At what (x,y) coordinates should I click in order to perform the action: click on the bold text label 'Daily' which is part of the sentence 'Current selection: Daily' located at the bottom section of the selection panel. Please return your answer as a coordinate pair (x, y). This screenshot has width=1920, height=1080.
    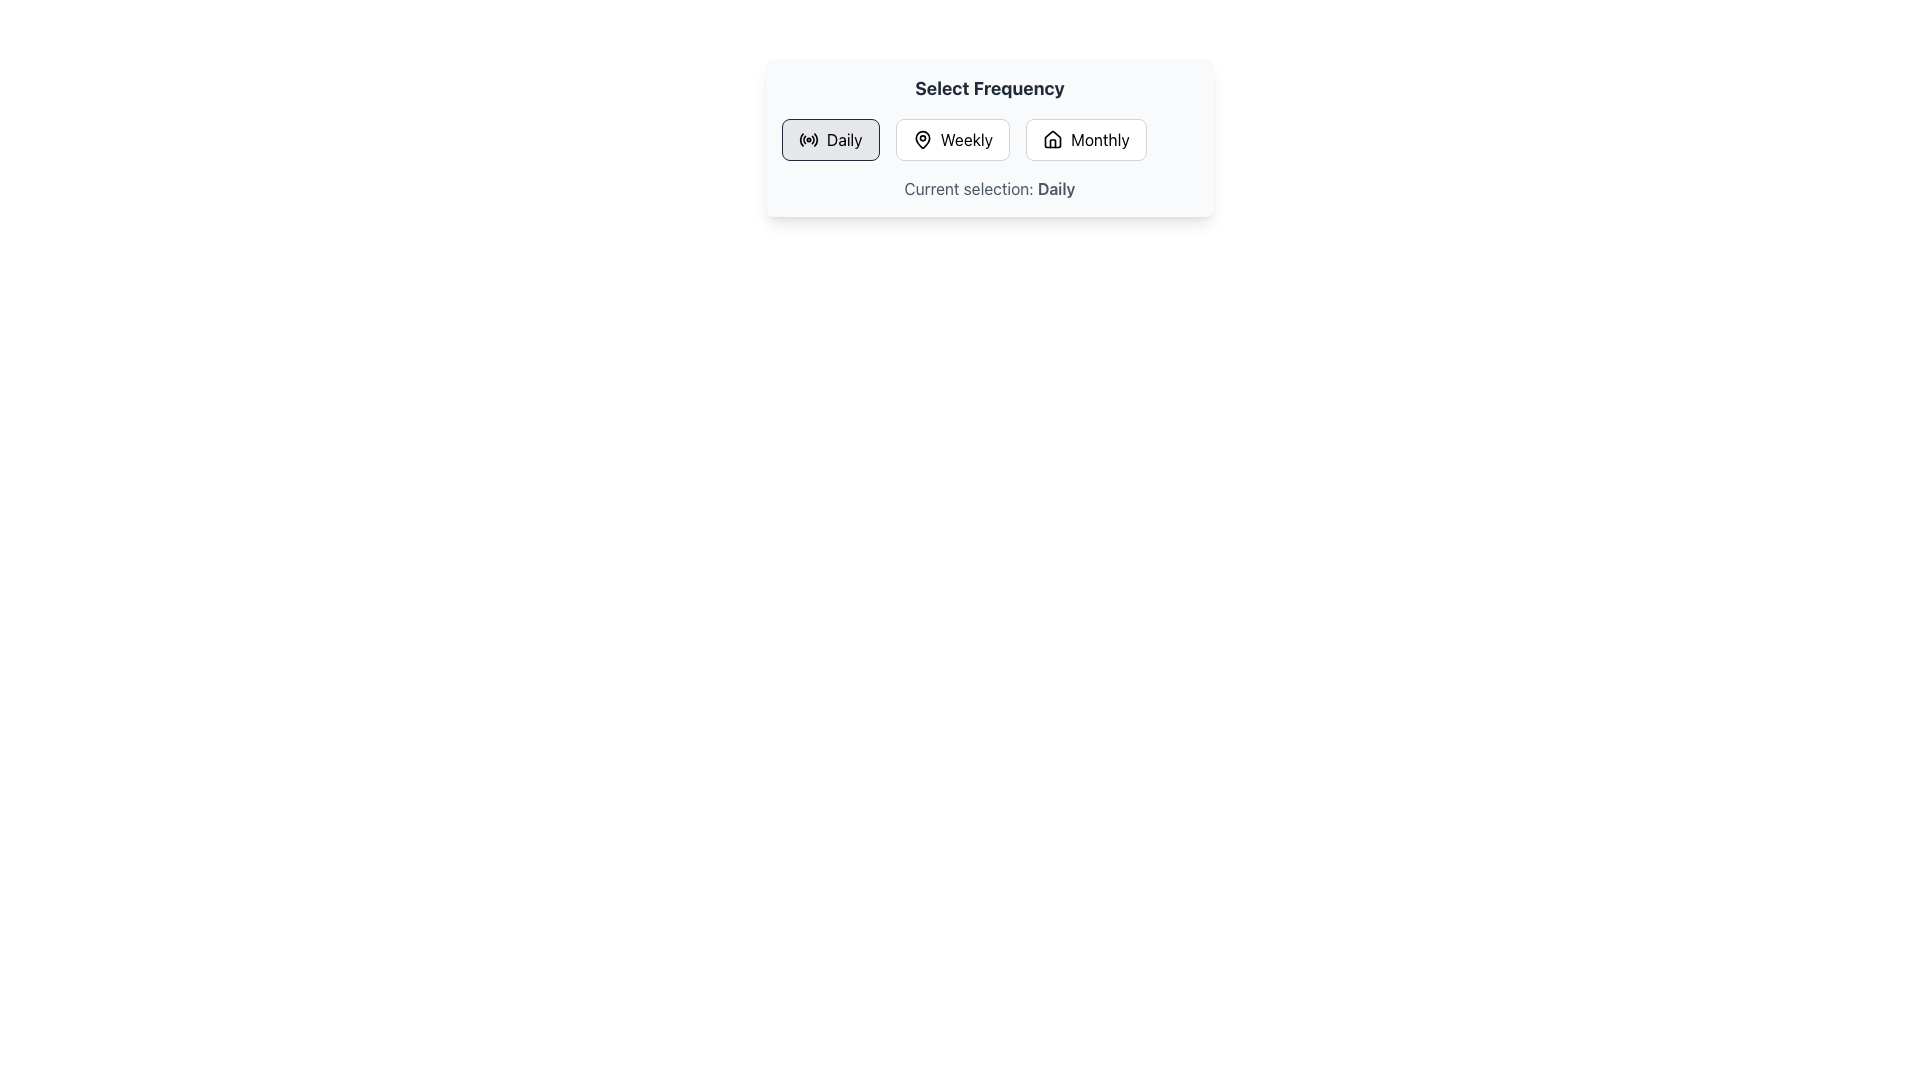
    Looking at the image, I should click on (1055, 189).